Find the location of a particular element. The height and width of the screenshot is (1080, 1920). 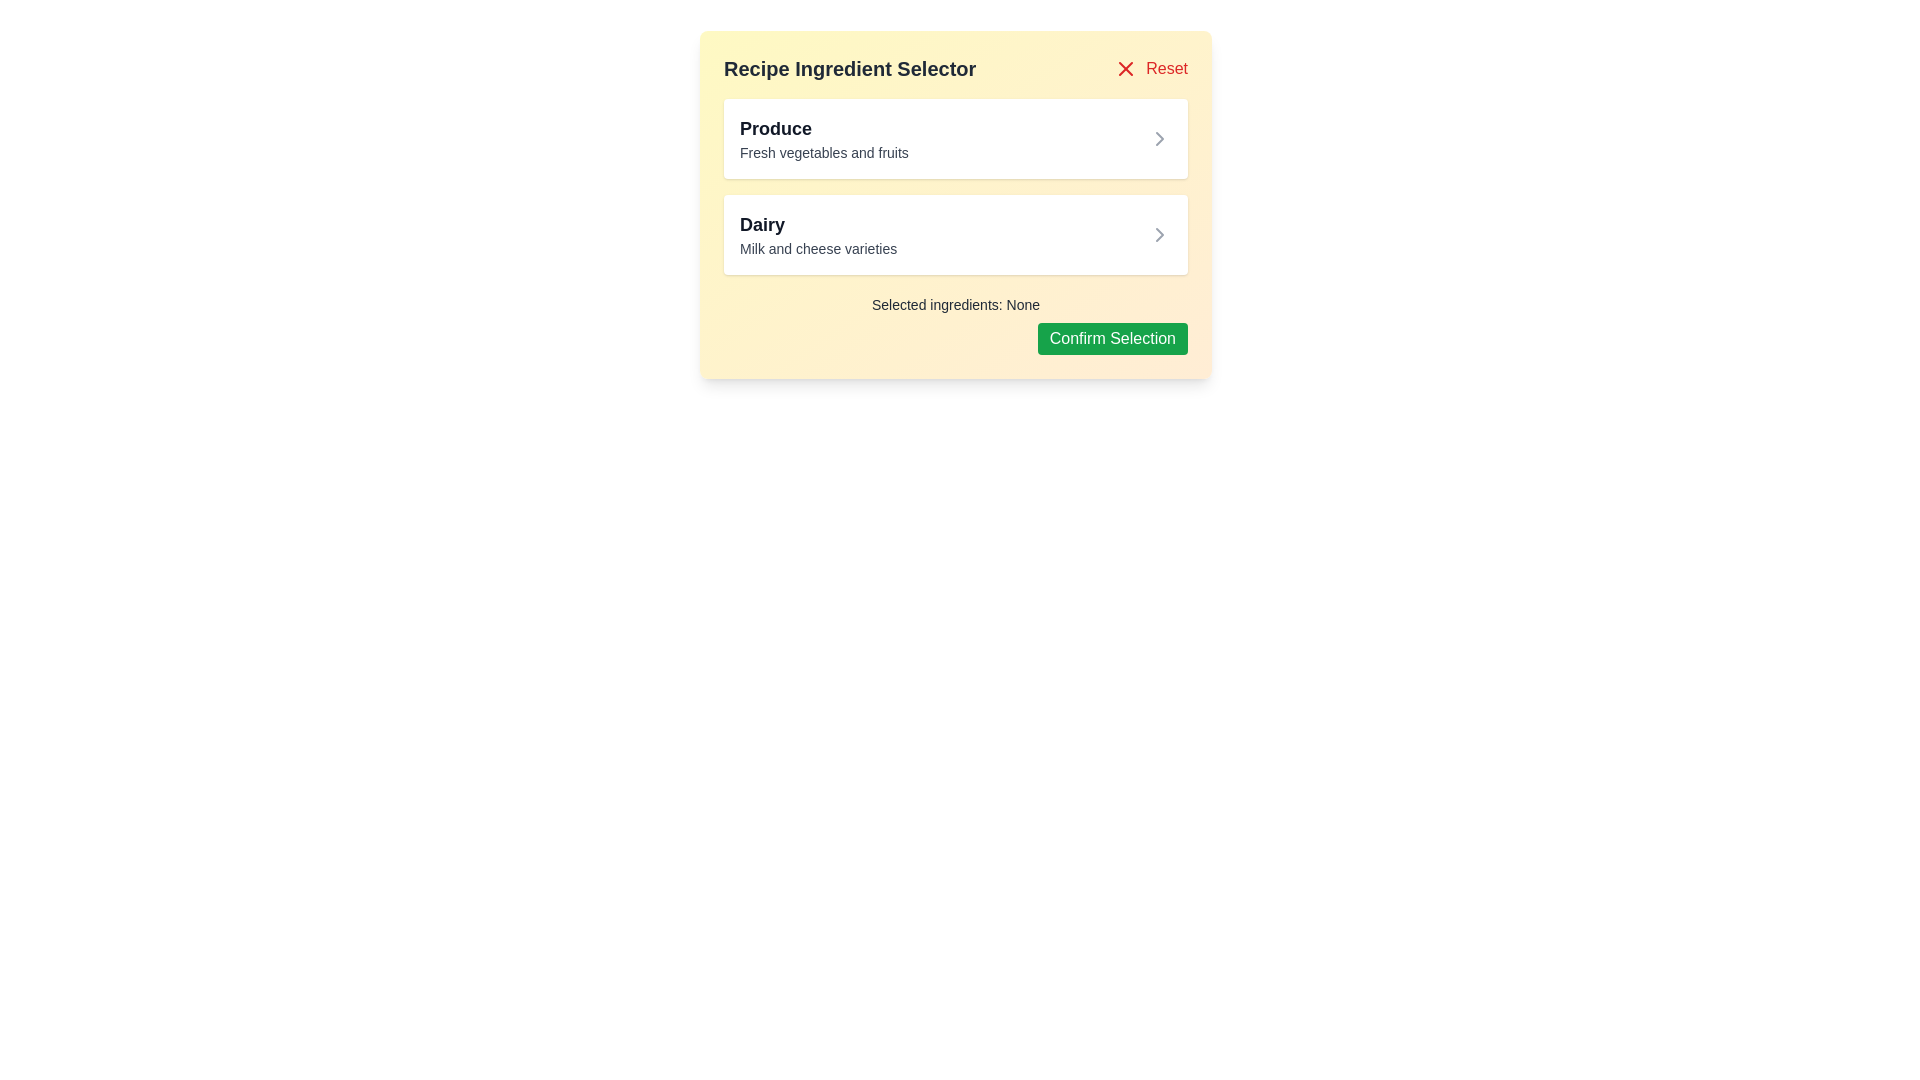

the interactive text label displaying 'Produce' to confirm selection is located at coordinates (824, 137).